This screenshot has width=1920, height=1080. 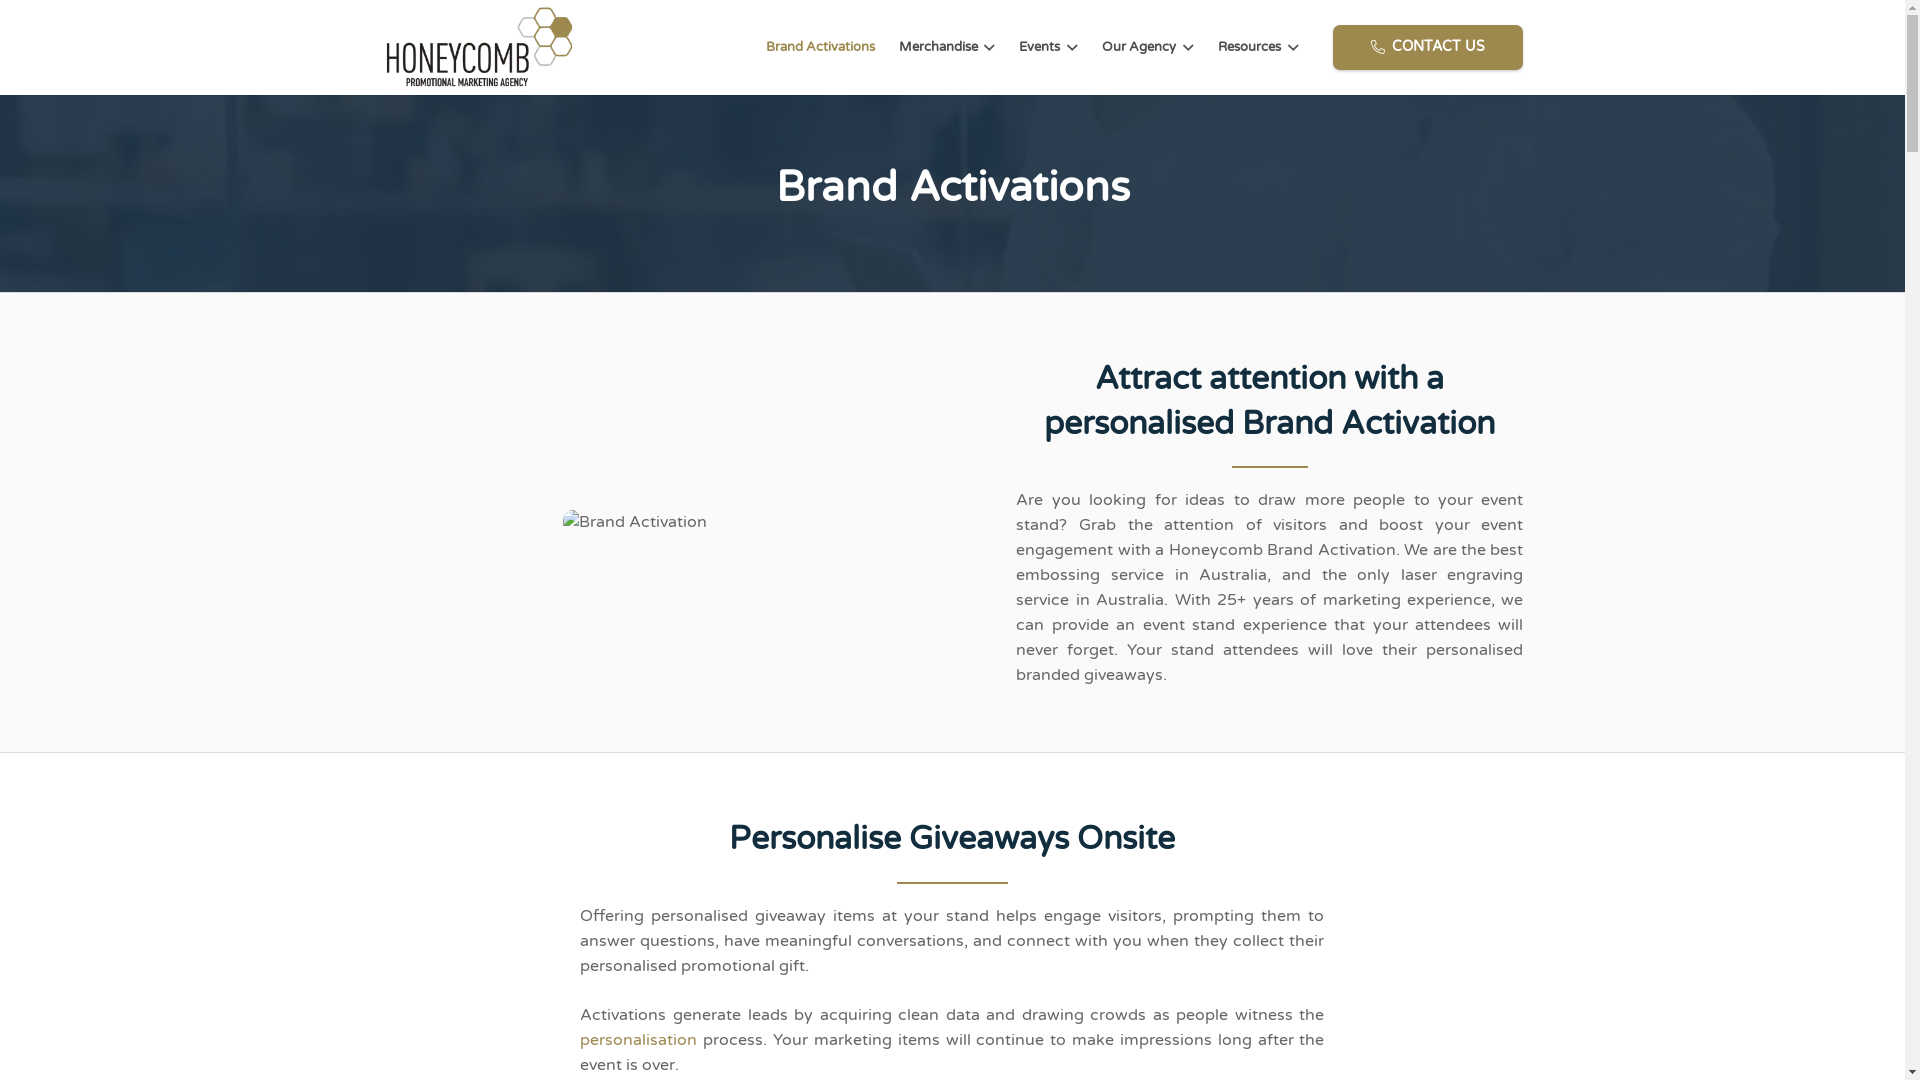 I want to click on 'Our Agency', so click(x=1147, y=46).